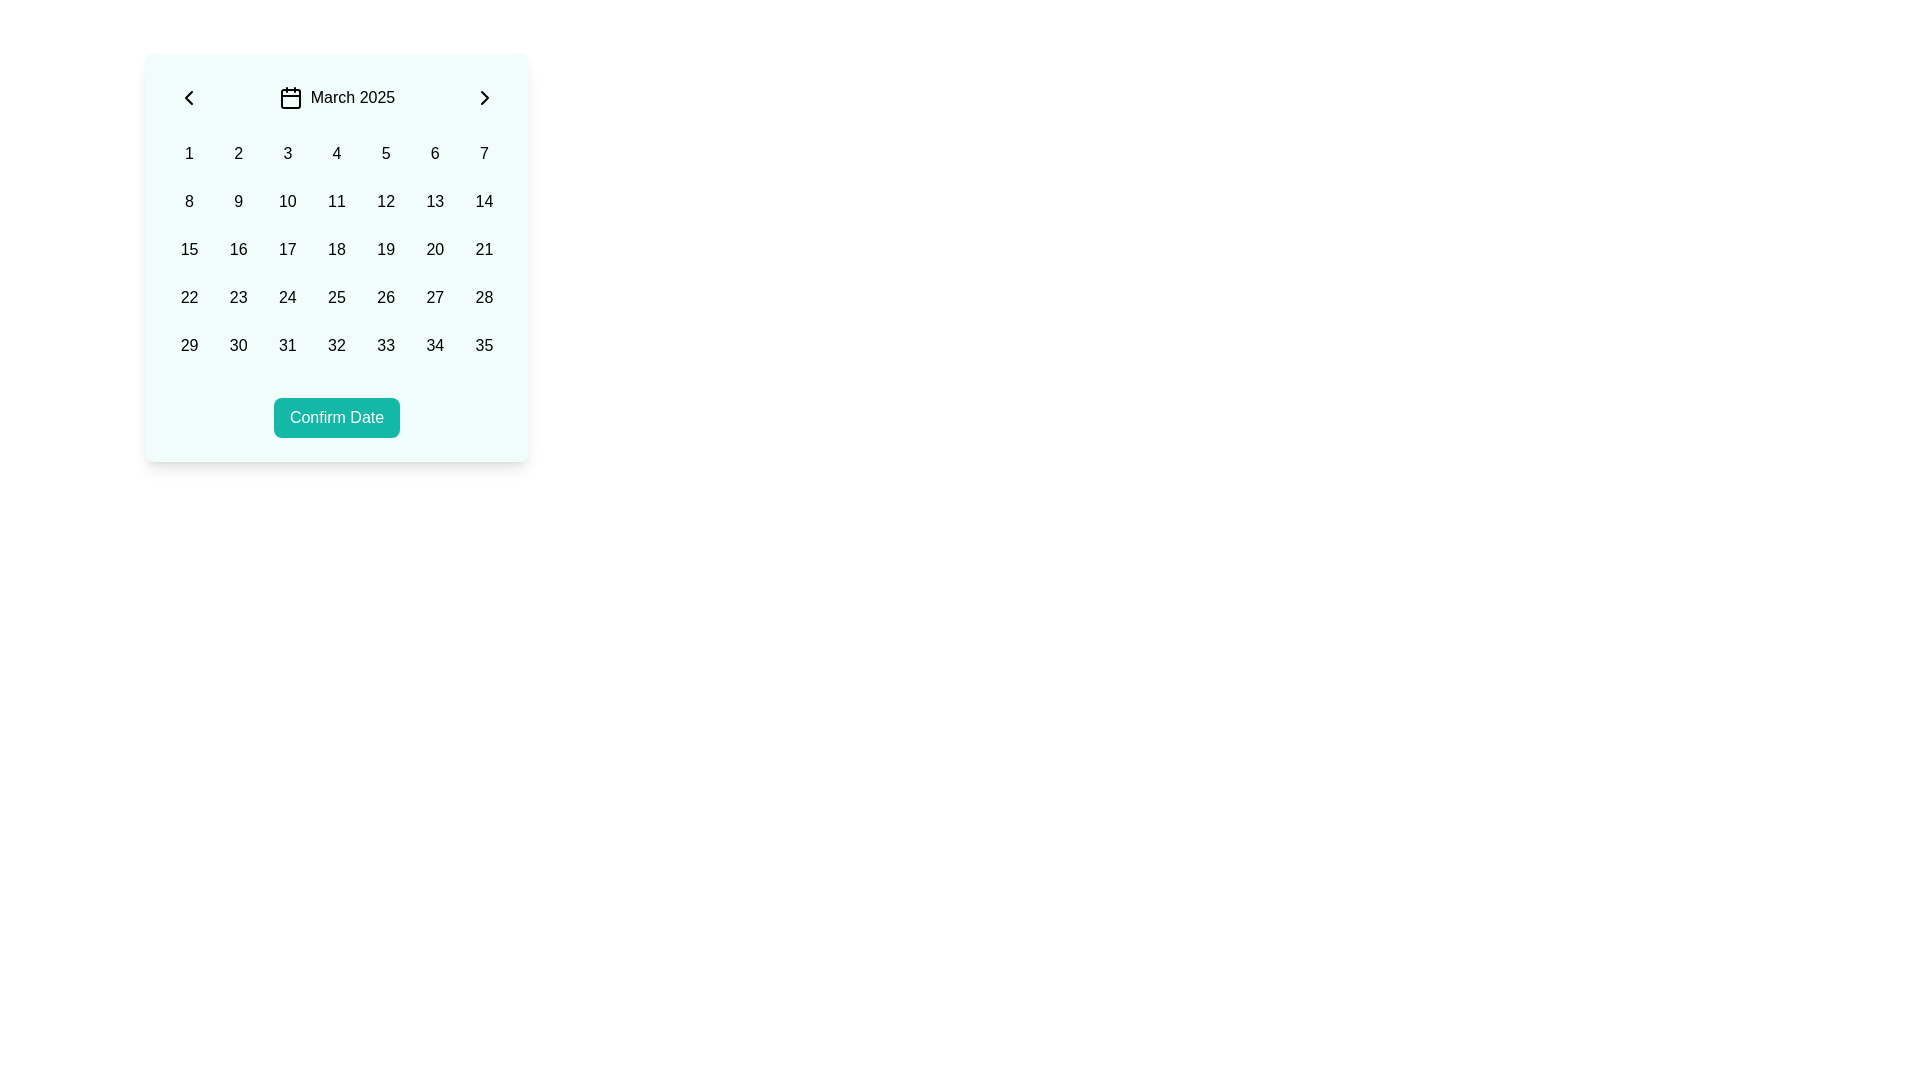 The height and width of the screenshot is (1080, 1920). Describe the element at coordinates (336, 249) in the screenshot. I see `the button labeled '18' which is a rectangular area with a light background and bold black text, located in the third row and fourth column of the calendar grid` at that location.